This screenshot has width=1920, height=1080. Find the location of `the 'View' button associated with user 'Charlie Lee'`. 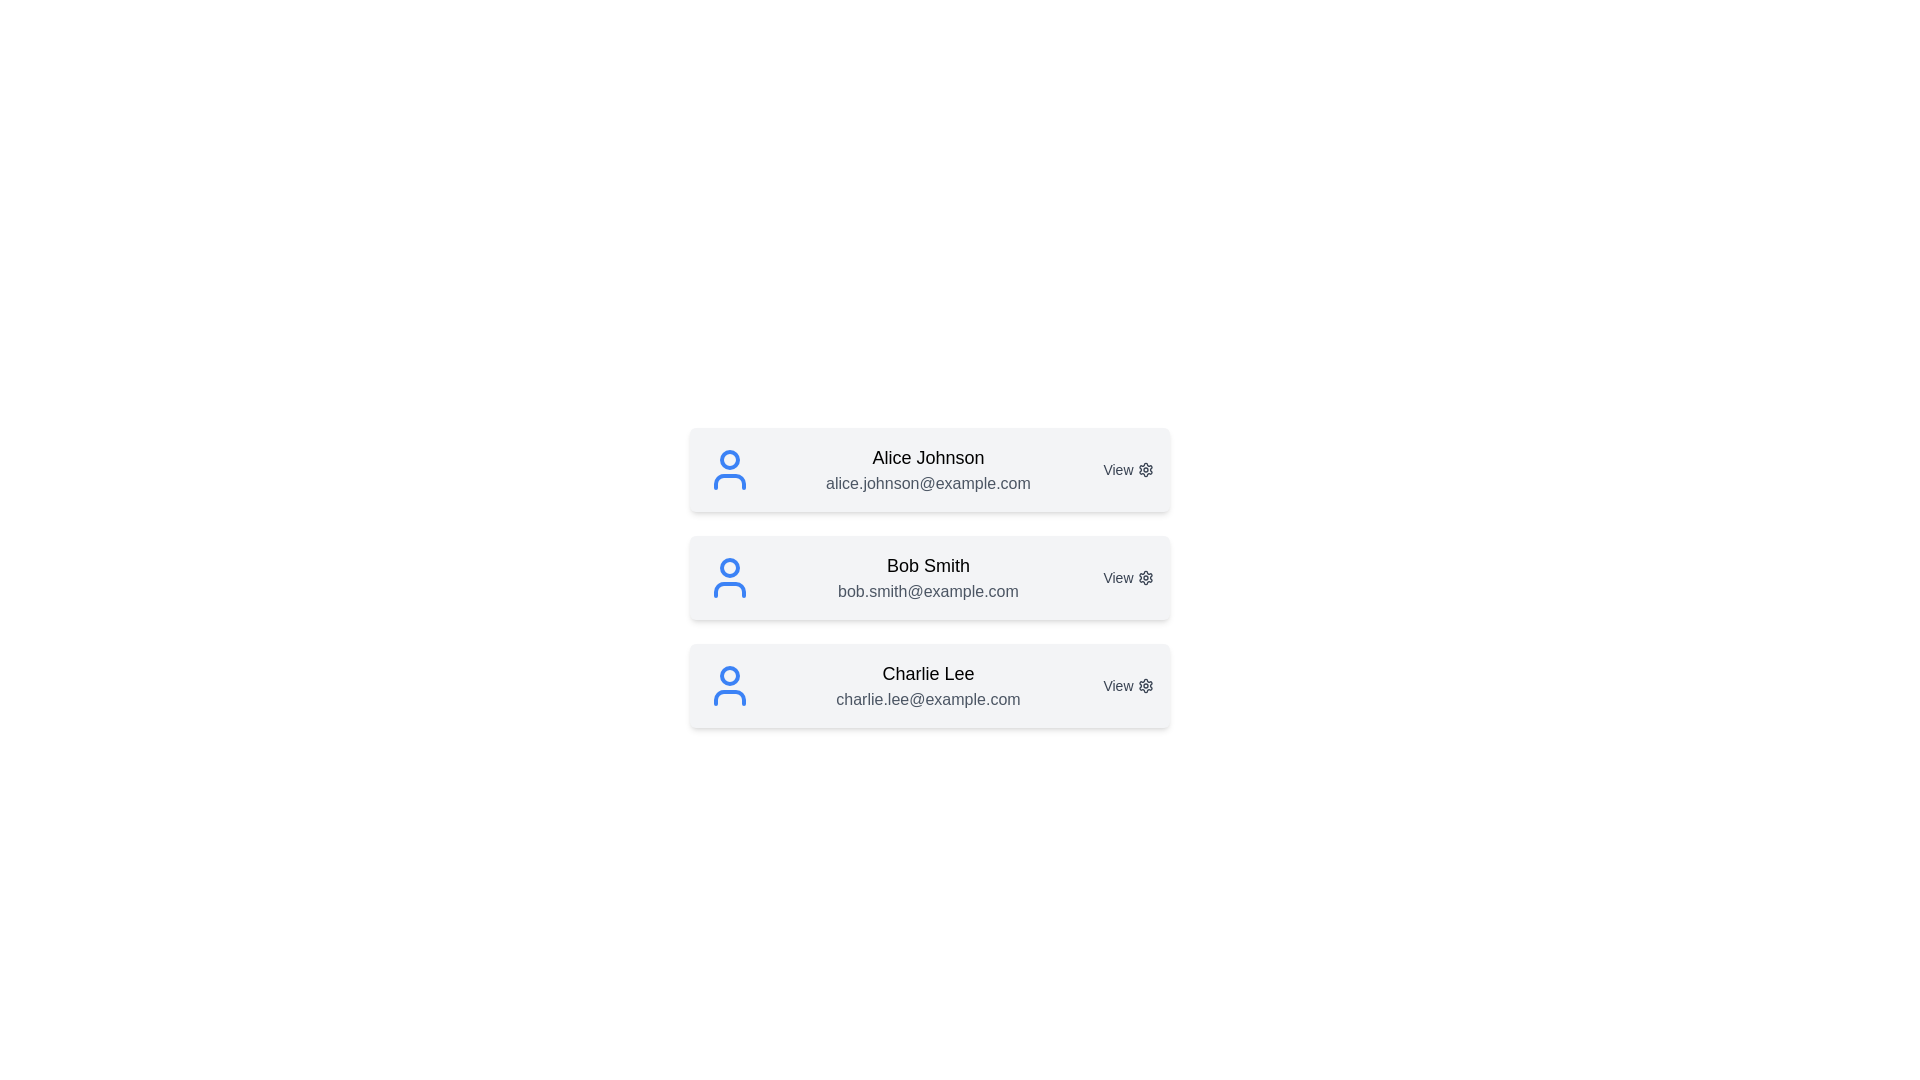

the 'View' button associated with user 'Charlie Lee' is located at coordinates (1128, 685).